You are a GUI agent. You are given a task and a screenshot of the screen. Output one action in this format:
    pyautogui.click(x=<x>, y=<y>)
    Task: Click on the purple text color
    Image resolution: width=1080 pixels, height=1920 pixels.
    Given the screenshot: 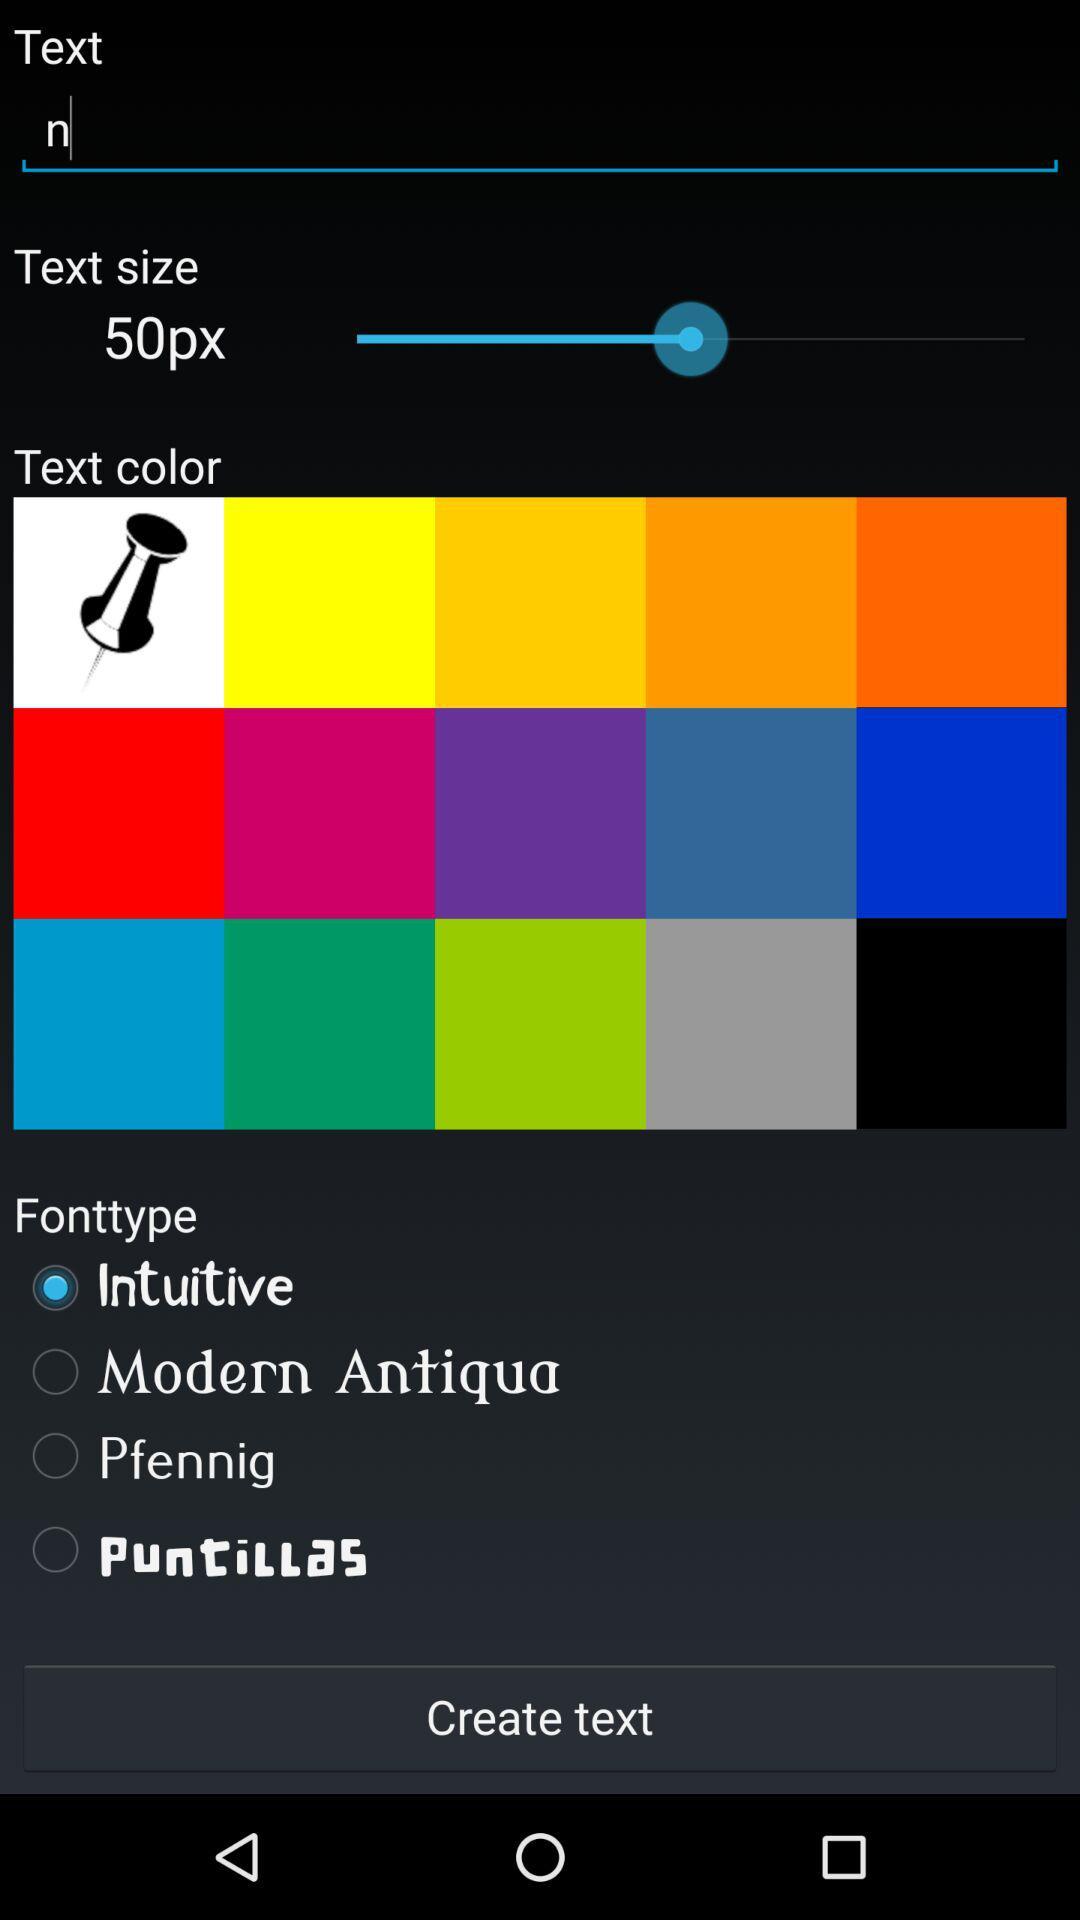 What is the action you would take?
    pyautogui.click(x=540, y=813)
    